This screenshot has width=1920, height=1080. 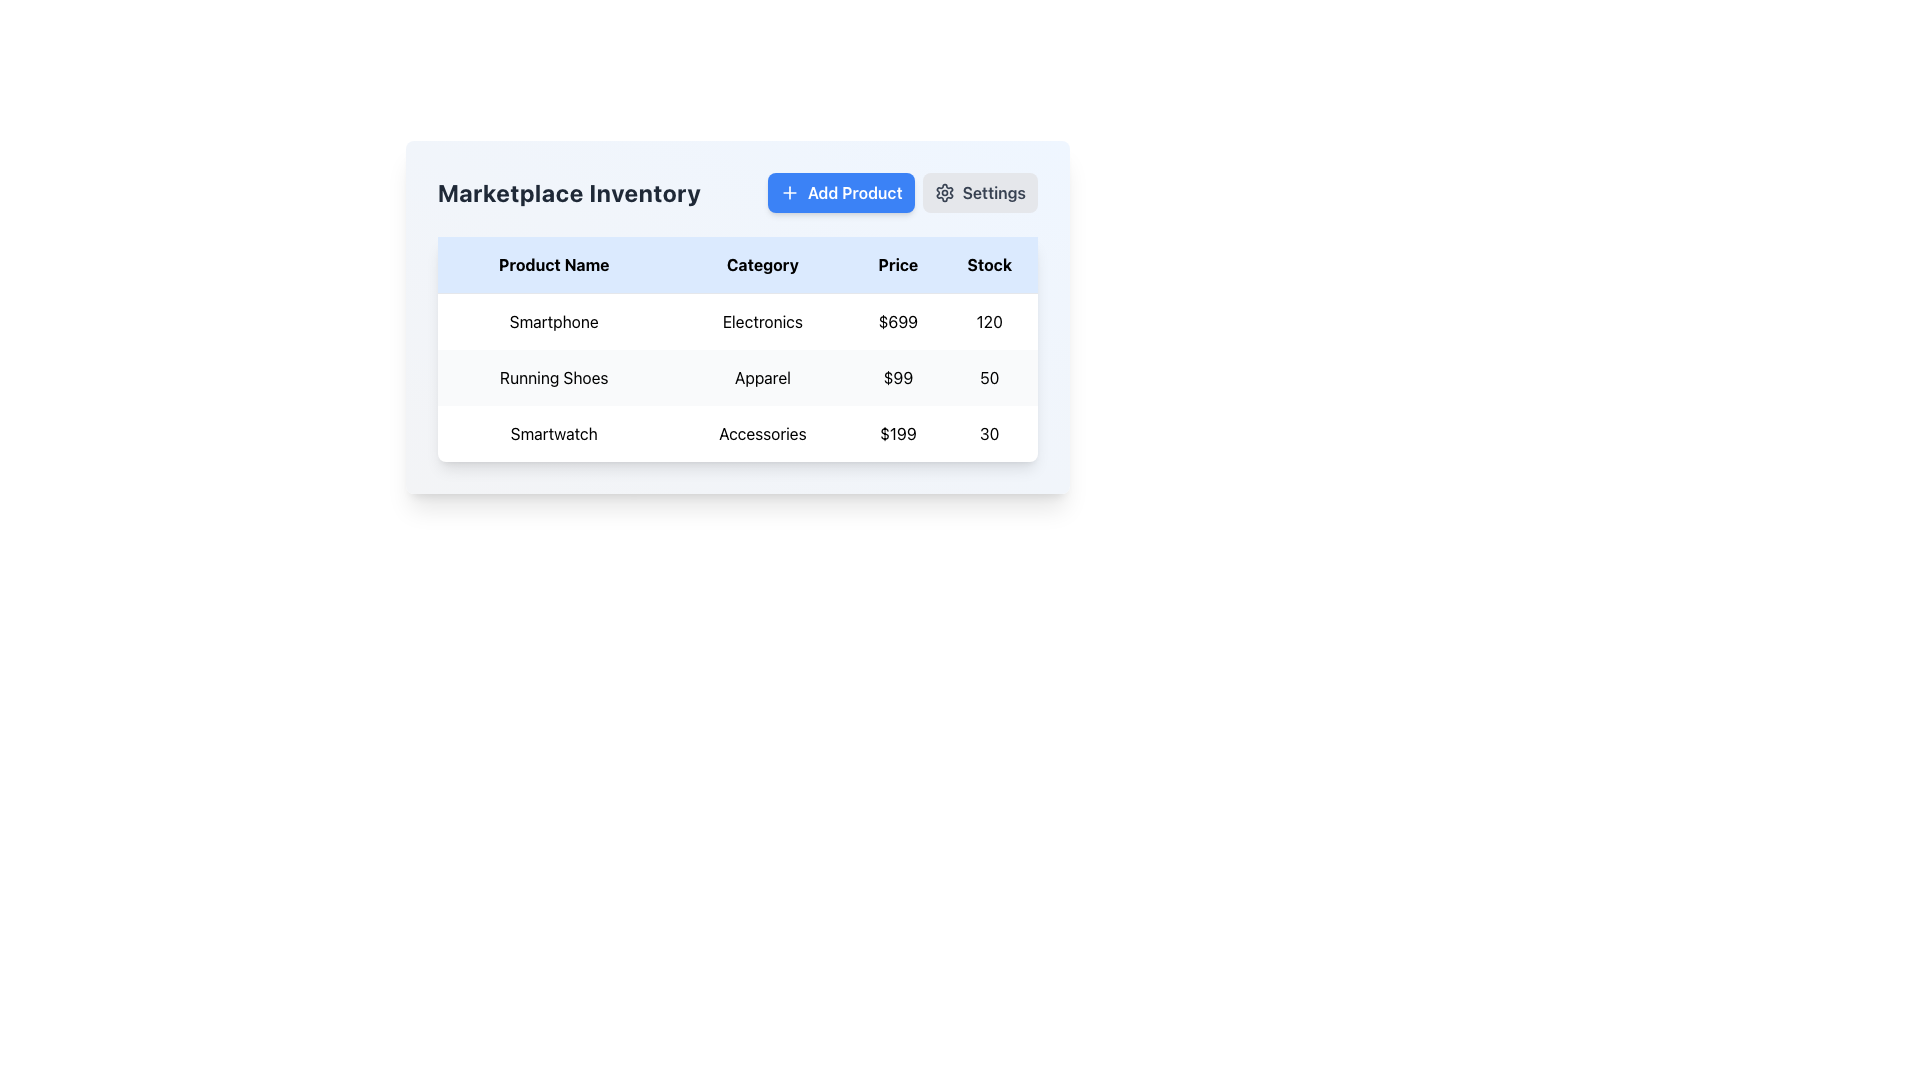 I want to click on the first row in the data table containing the values 'Smartphone', 'Electronics', '$699', and '120', so click(x=737, y=319).